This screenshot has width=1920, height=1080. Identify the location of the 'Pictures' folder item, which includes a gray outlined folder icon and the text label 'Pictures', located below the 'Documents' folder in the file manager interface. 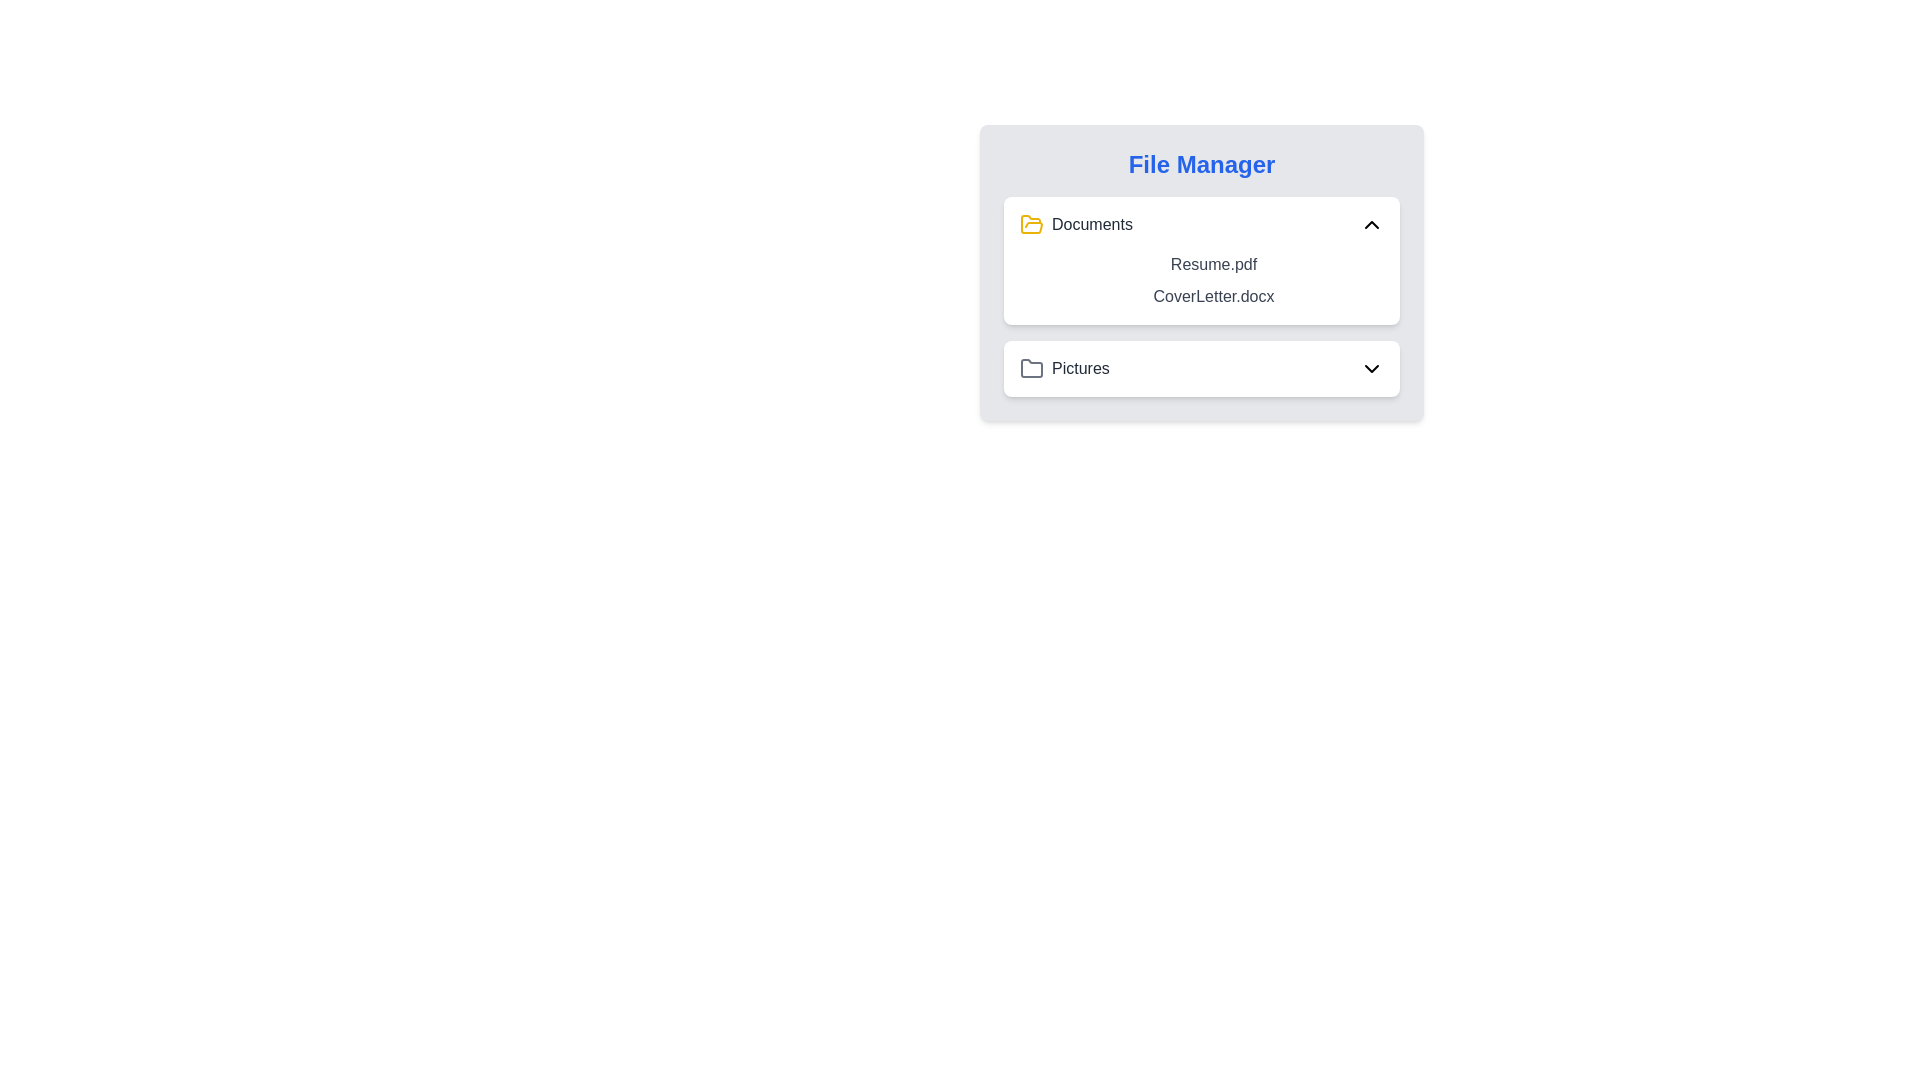
(1063, 369).